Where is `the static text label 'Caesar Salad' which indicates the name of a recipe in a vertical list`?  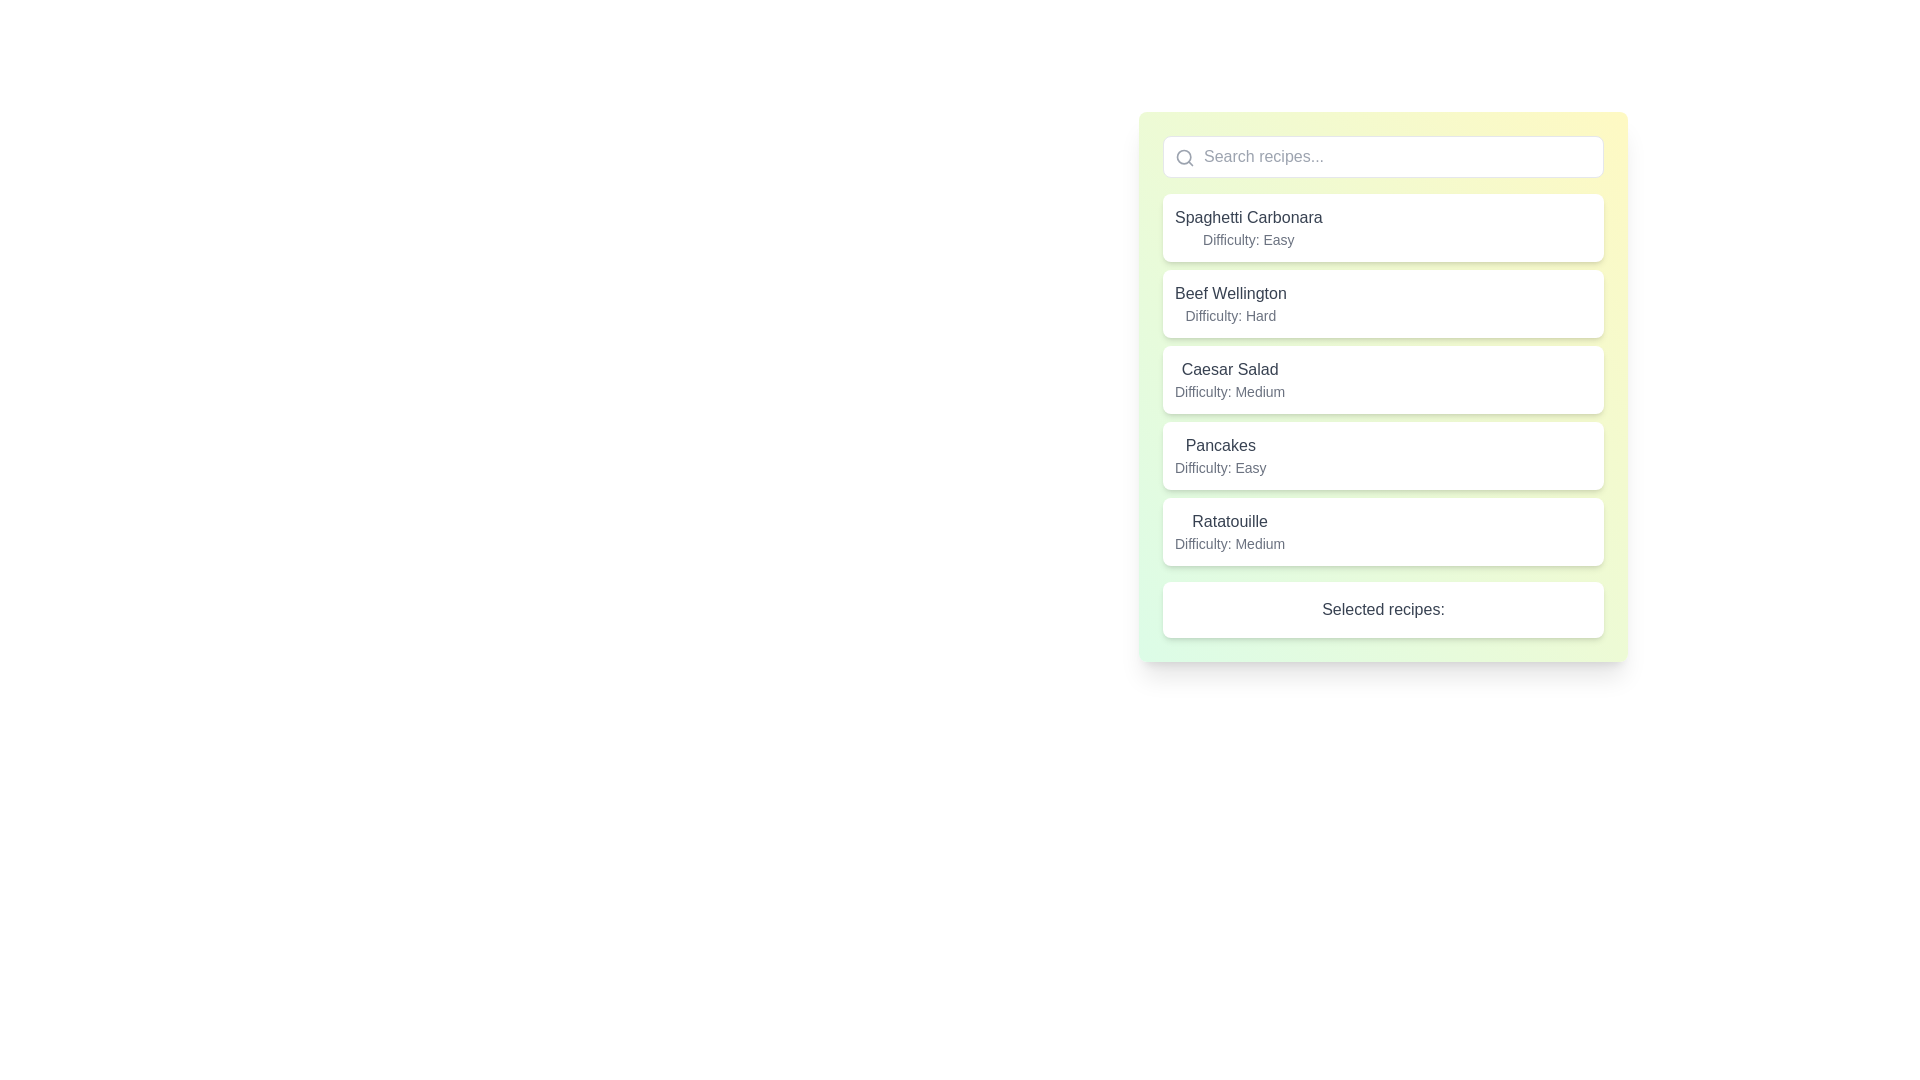 the static text label 'Caesar Salad' which indicates the name of a recipe in a vertical list is located at coordinates (1229, 370).